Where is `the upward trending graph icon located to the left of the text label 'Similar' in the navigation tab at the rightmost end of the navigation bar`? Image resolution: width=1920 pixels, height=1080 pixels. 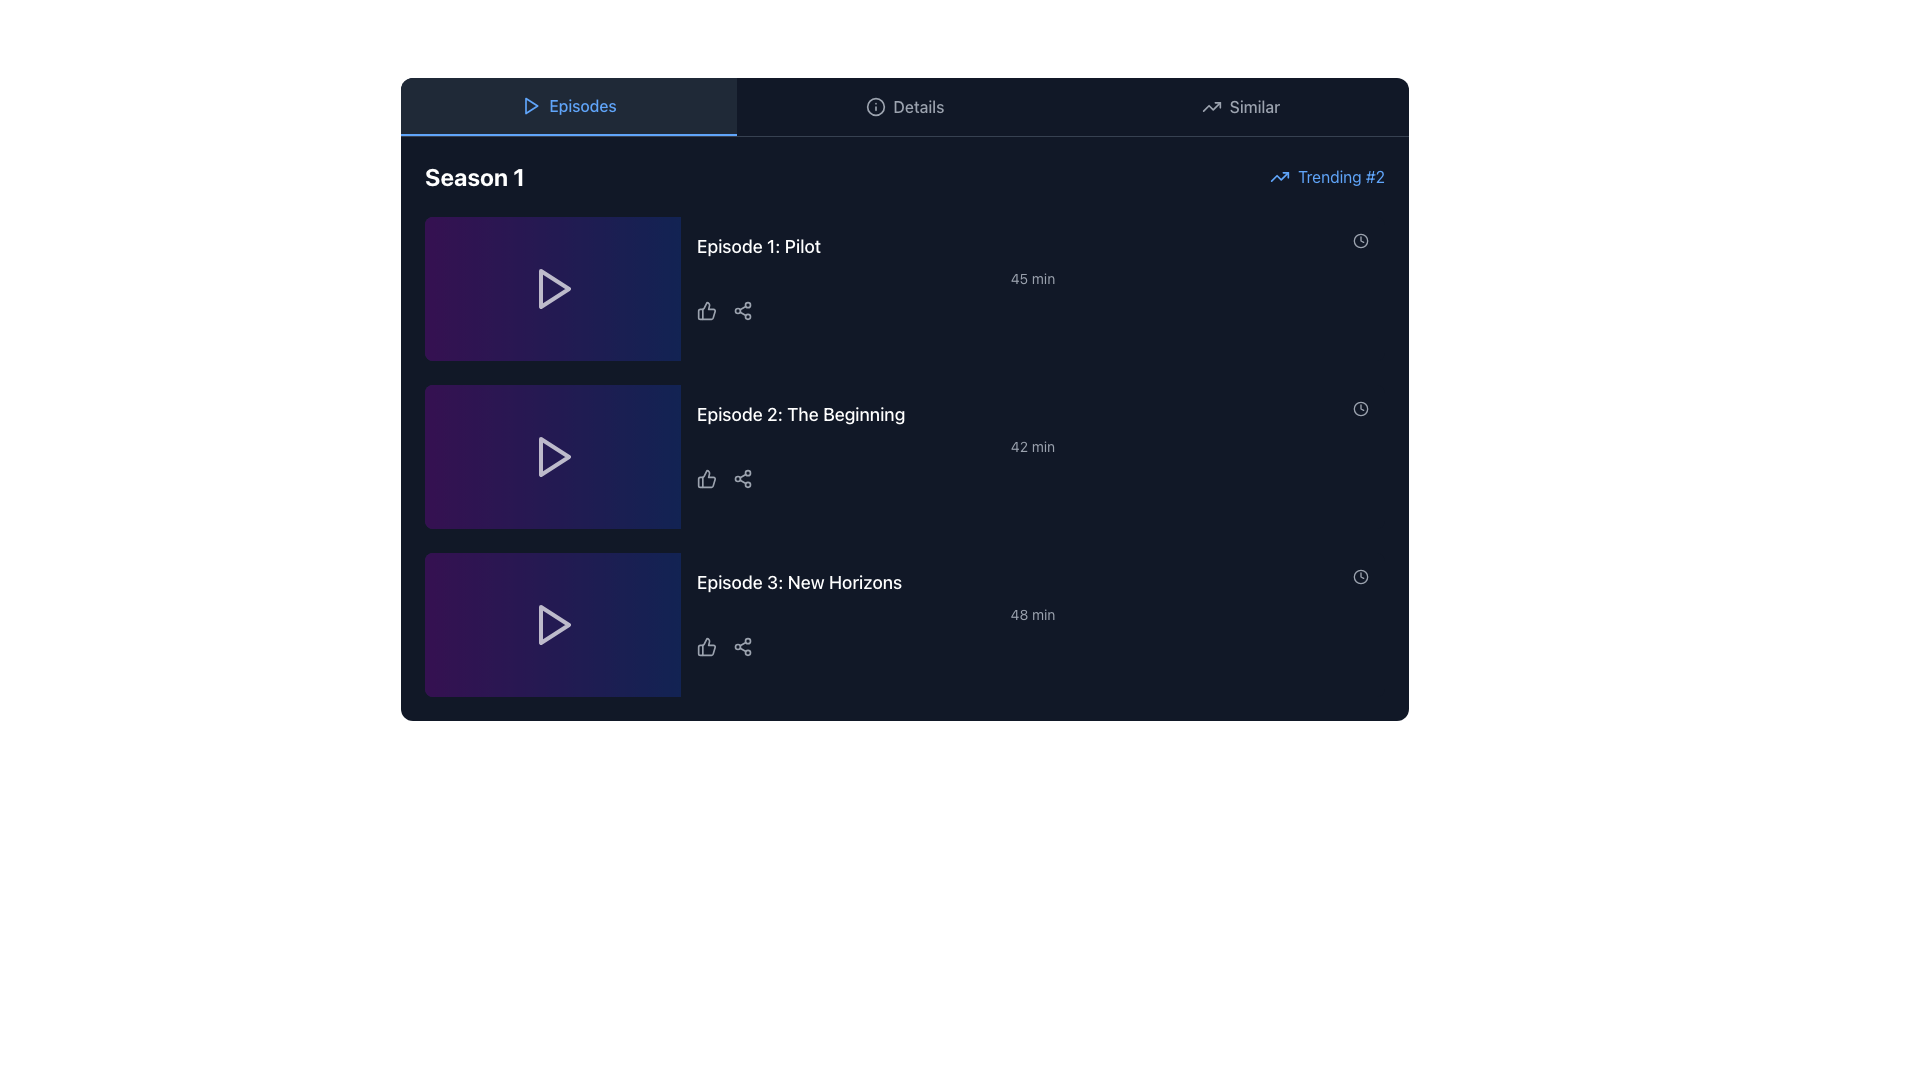
the upward trending graph icon located to the left of the text label 'Similar' in the navigation tab at the rightmost end of the navigation bar is located at coordinates (1210, 107).